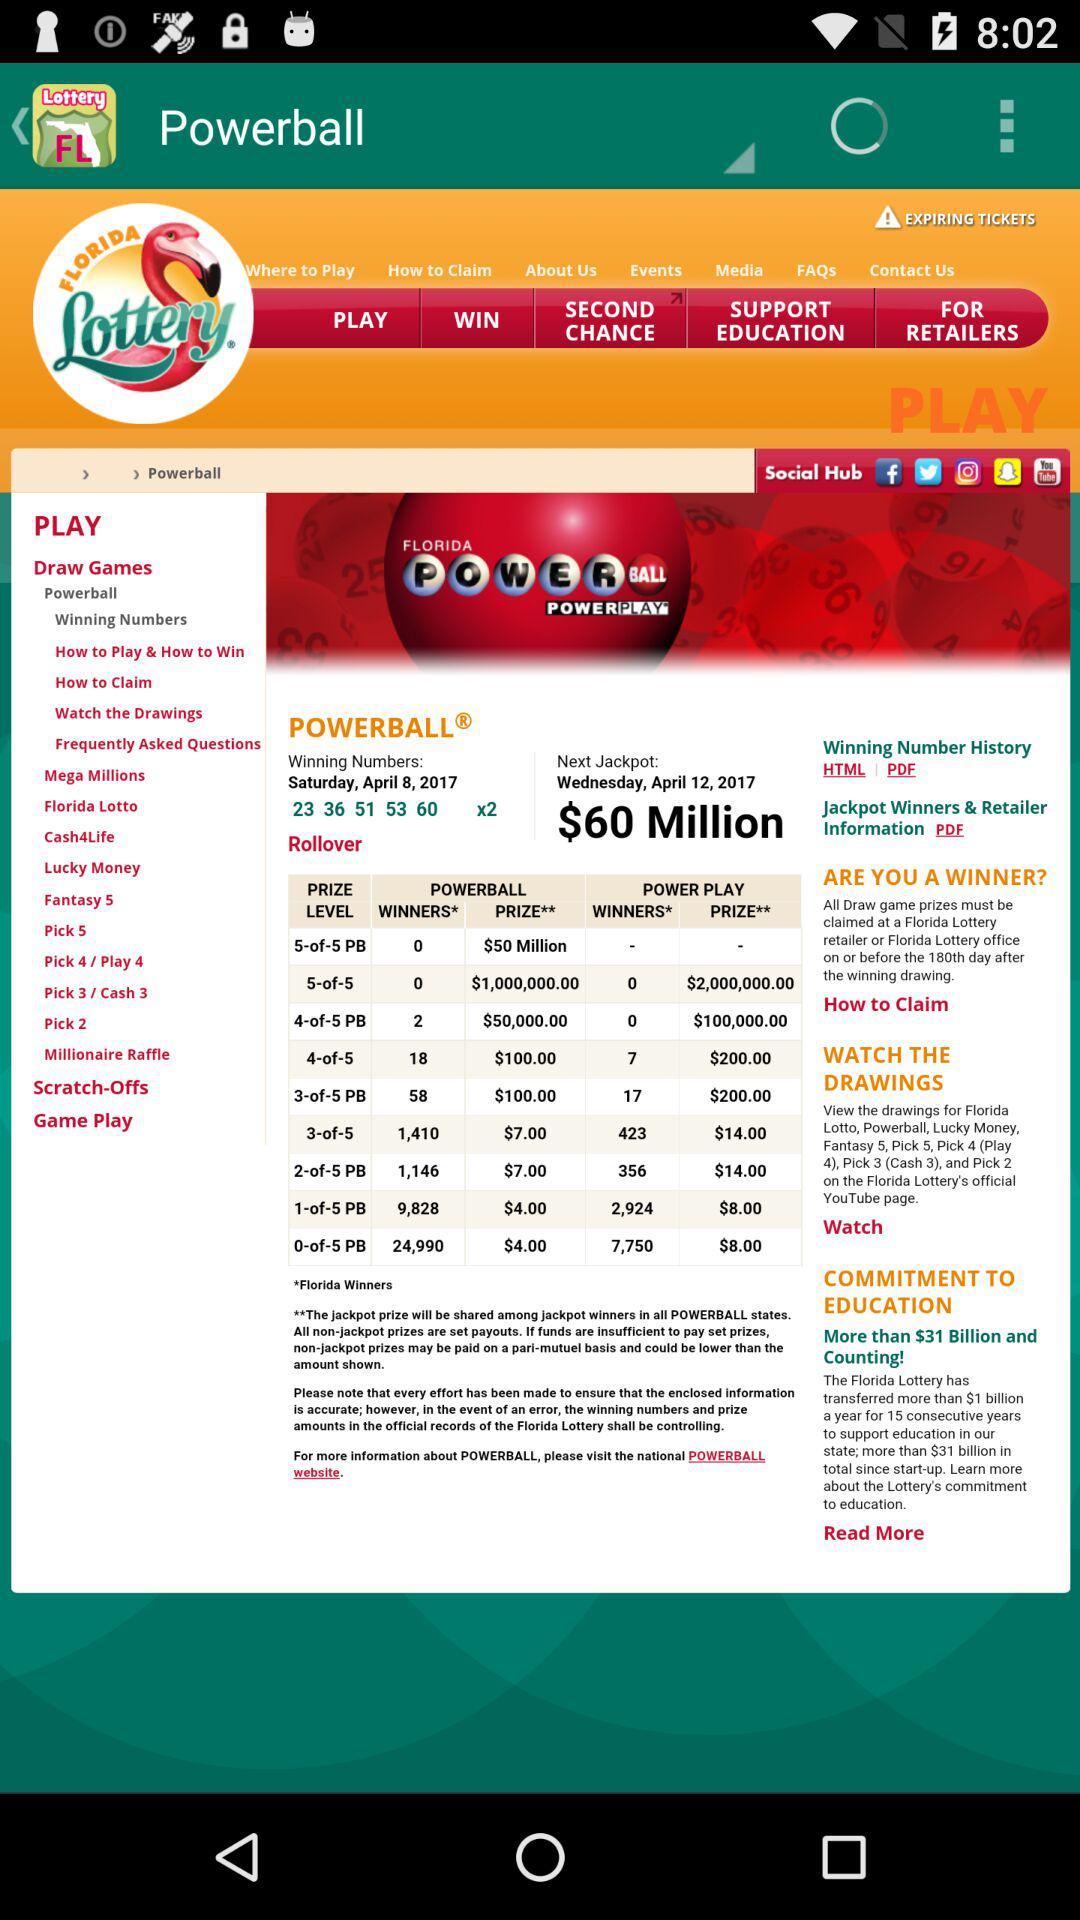 This screenshot has height=1920, width=1080. Describe the element at coordinates (540, 990) in the screenshot. I see `menu area` at that location.